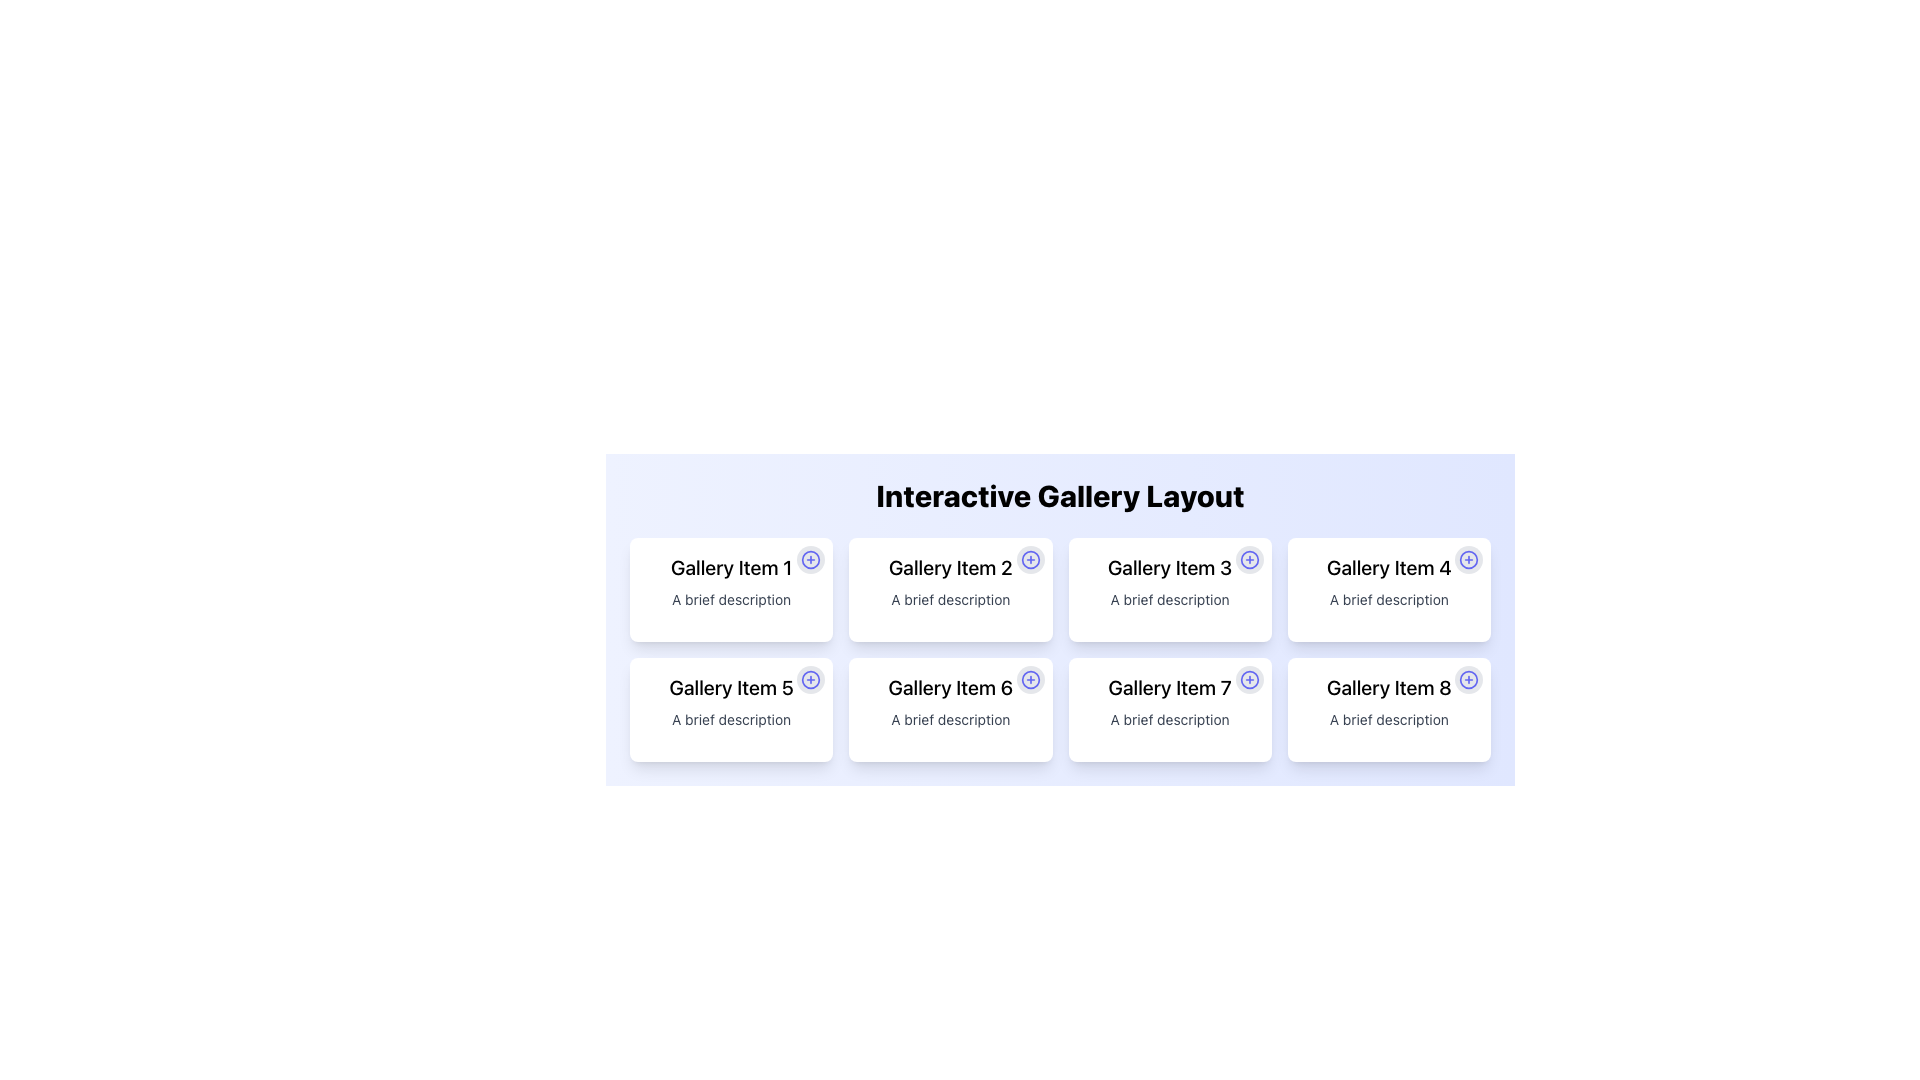 This screenshot has width=1920, height=1080. Describe the element at coordinates (811, 559) in the screenshot. I see `the circular '+' button with a blue outline located at the top-right corner of the card labeled 'Gallery Item 1'` at that location.